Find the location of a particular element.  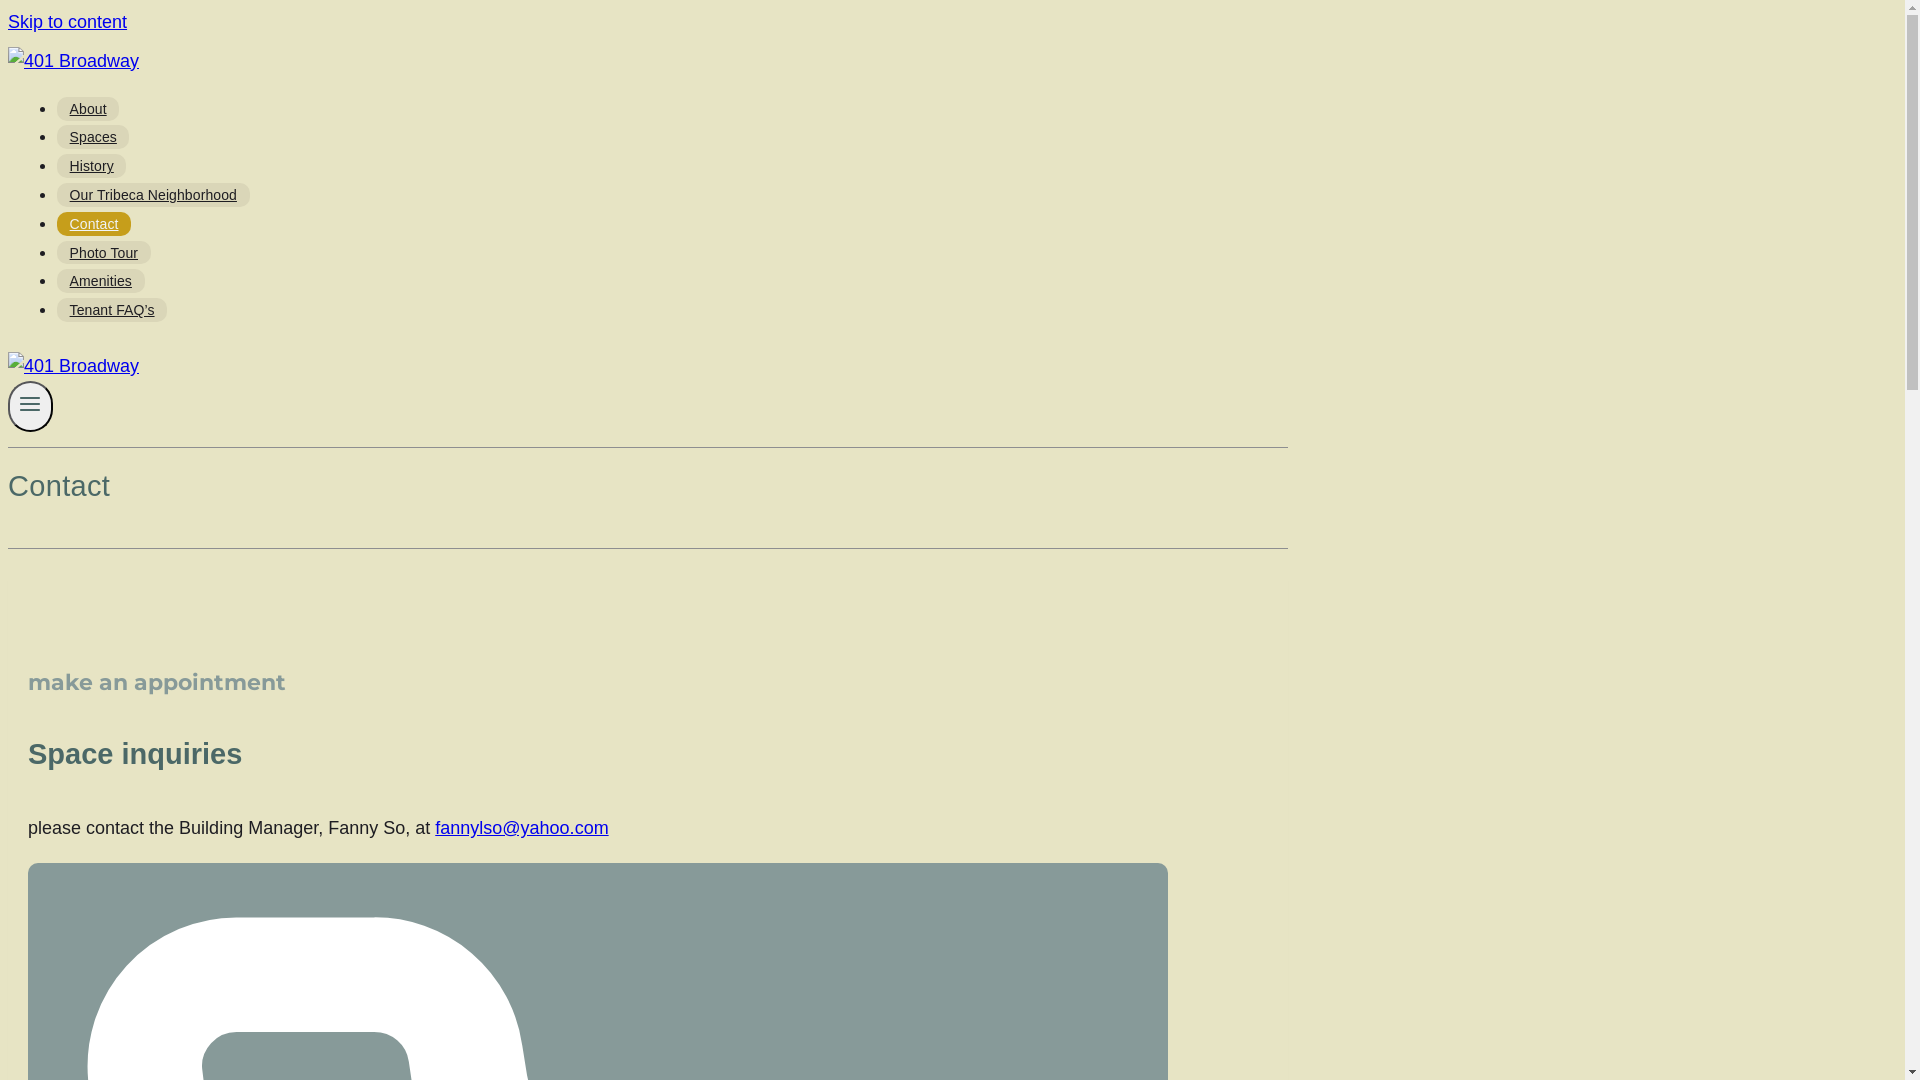

'Spaces' is located at coordinates (91, 136).